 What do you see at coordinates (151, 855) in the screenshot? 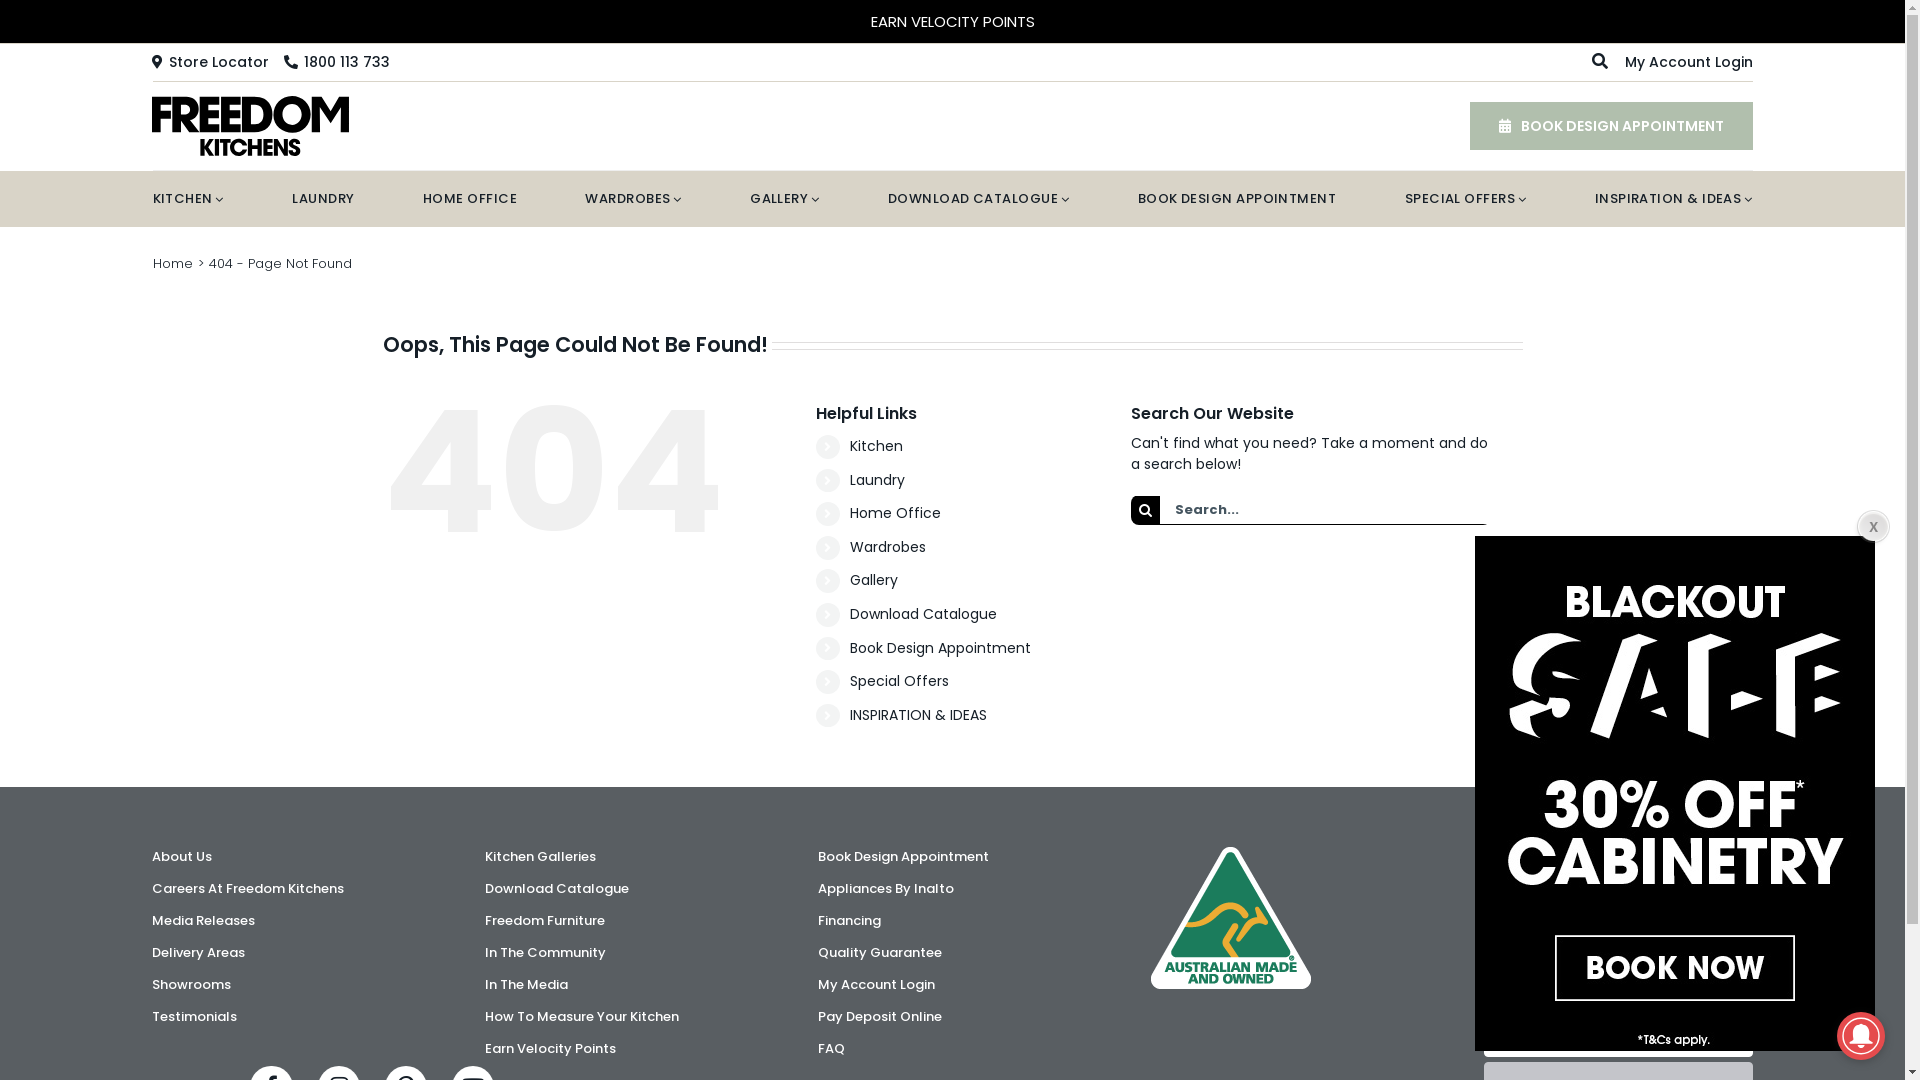
I see `'About Us'` at bounding box center [151, 855].